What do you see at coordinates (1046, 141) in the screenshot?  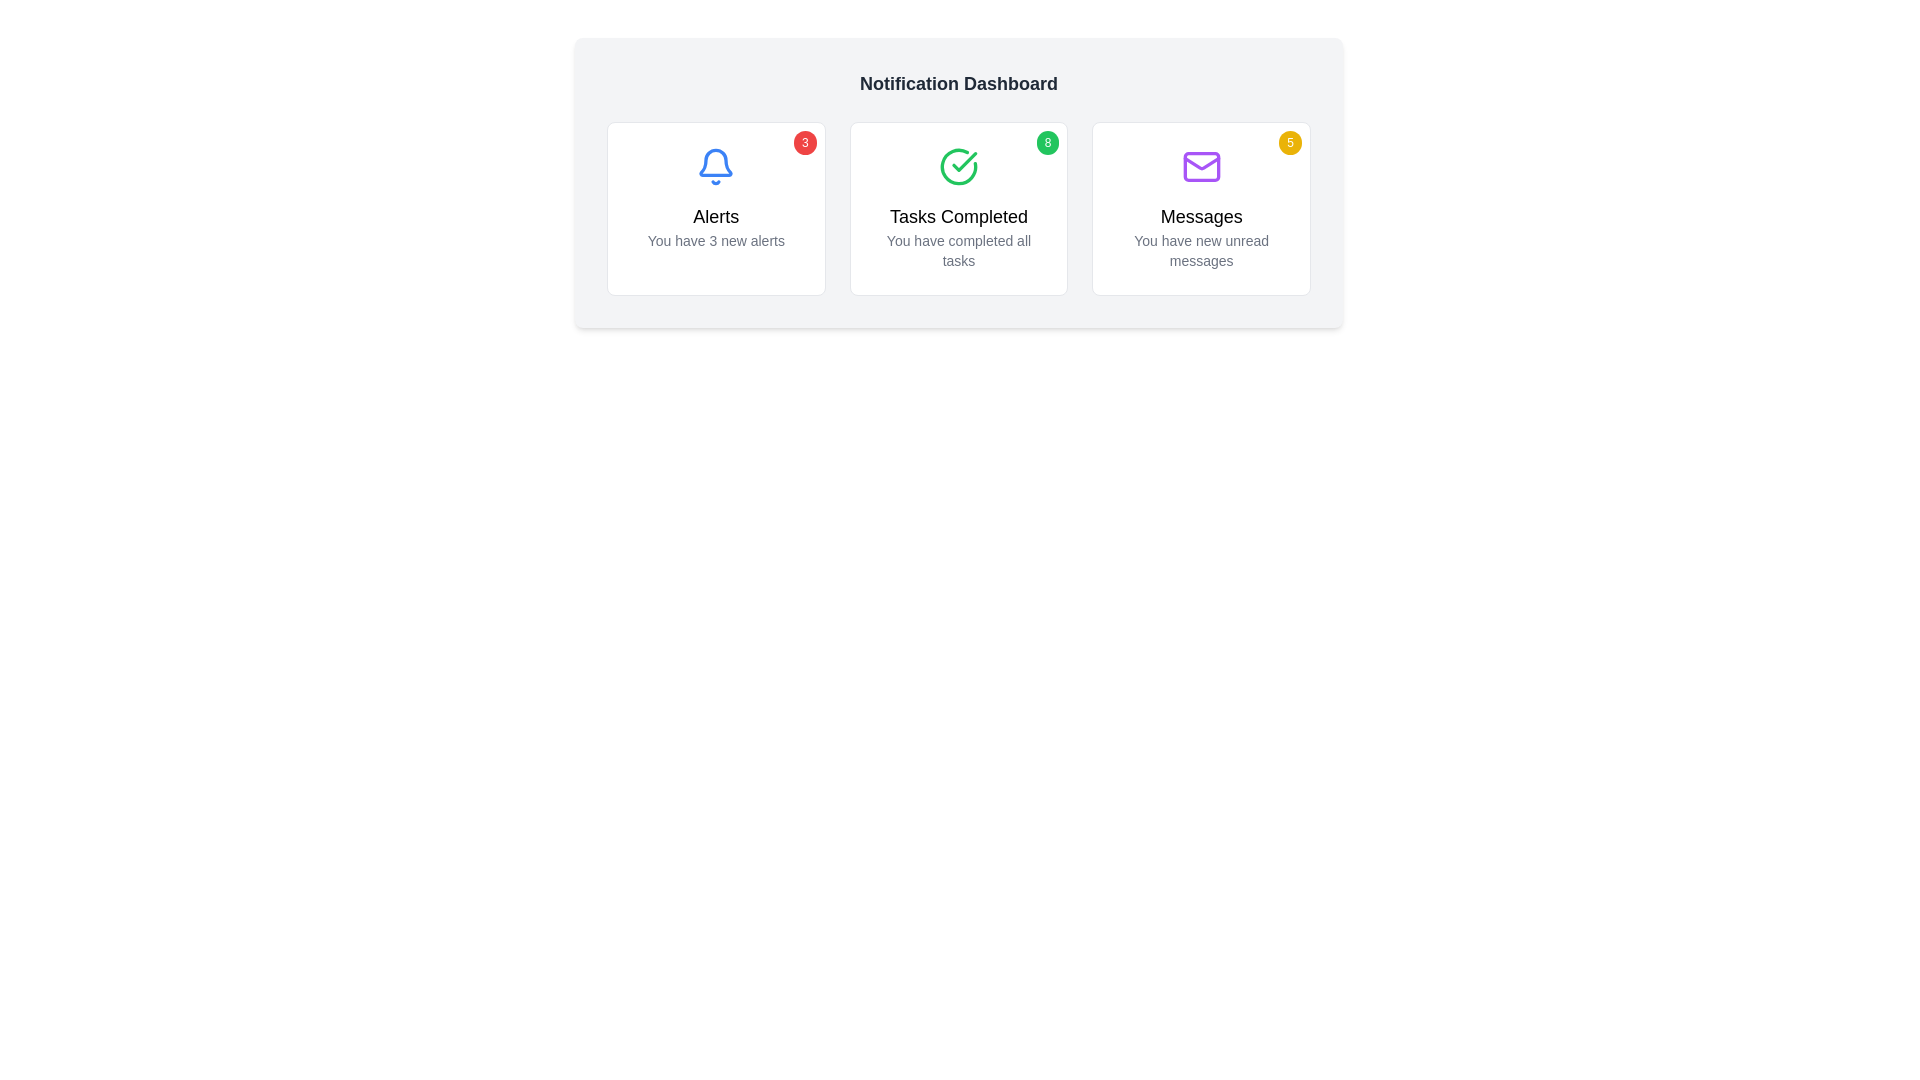 I see `the green circular badge with a white number '8' inside, located at the top-right corner of the 'Tasks Completed' card in the Notification Dashboard` at bounding box center [1046, 141].